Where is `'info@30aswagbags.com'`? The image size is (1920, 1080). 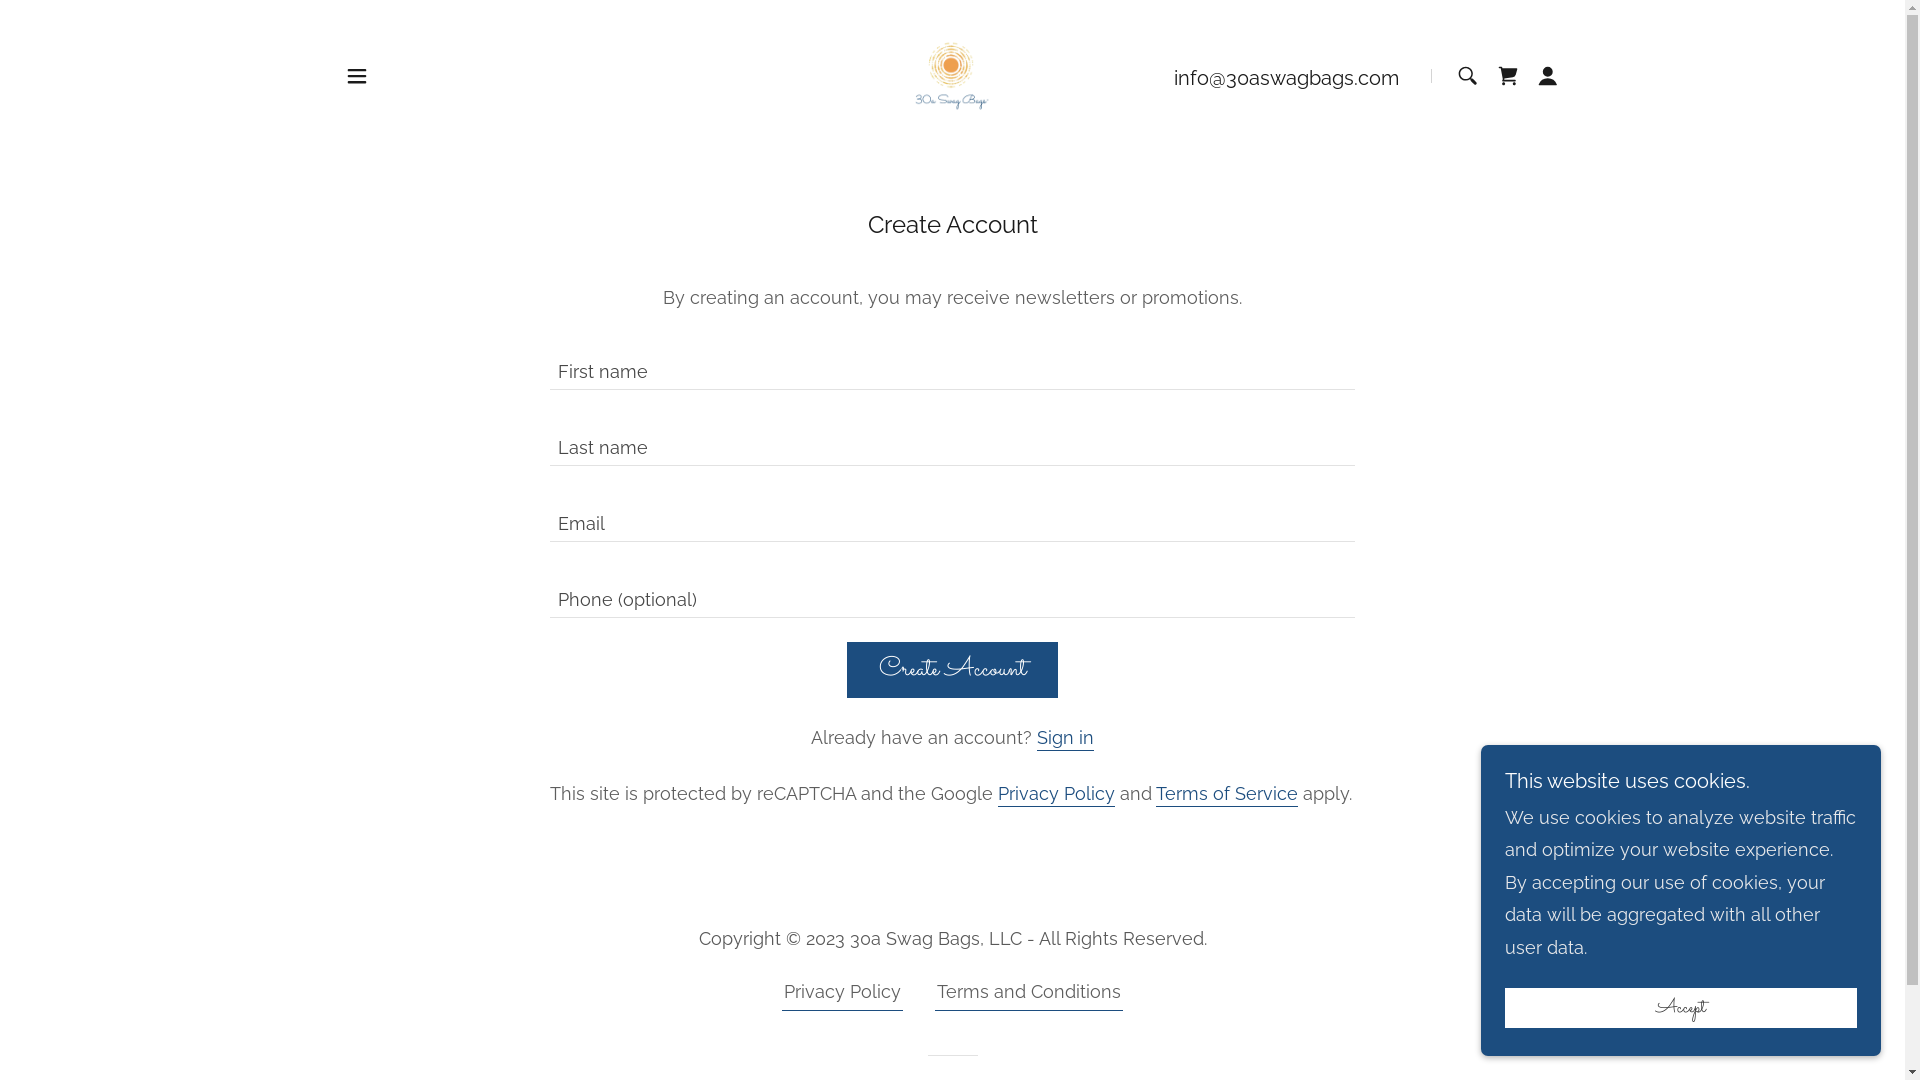 'info@30aswagbags.com' is located at coordinates (1174, 76).